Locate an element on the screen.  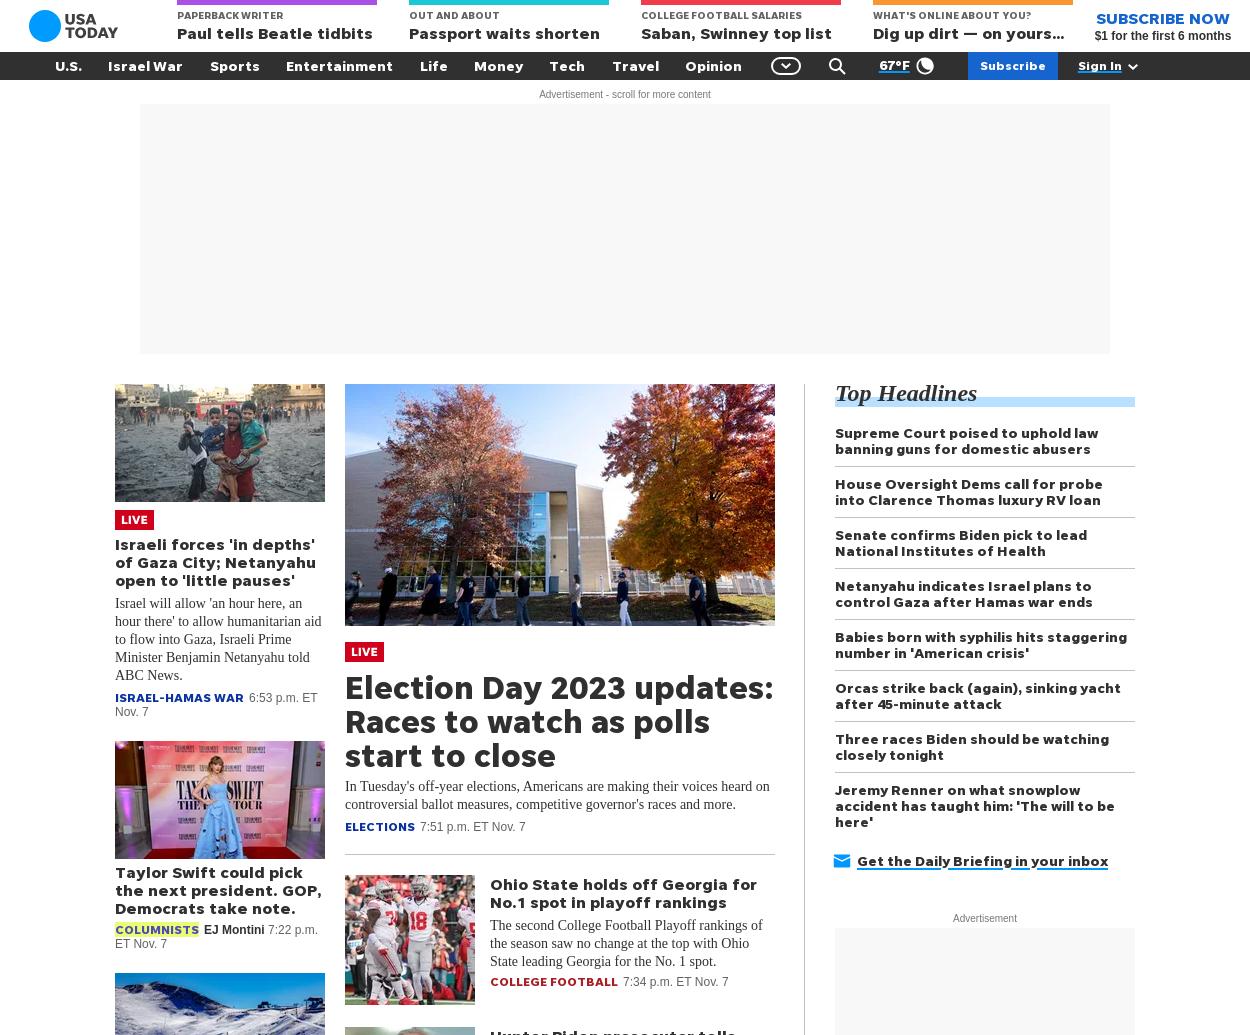
'Supreme Court poised to uphold law banning guns for domestic abusers' is located at coordinates (965, 440).